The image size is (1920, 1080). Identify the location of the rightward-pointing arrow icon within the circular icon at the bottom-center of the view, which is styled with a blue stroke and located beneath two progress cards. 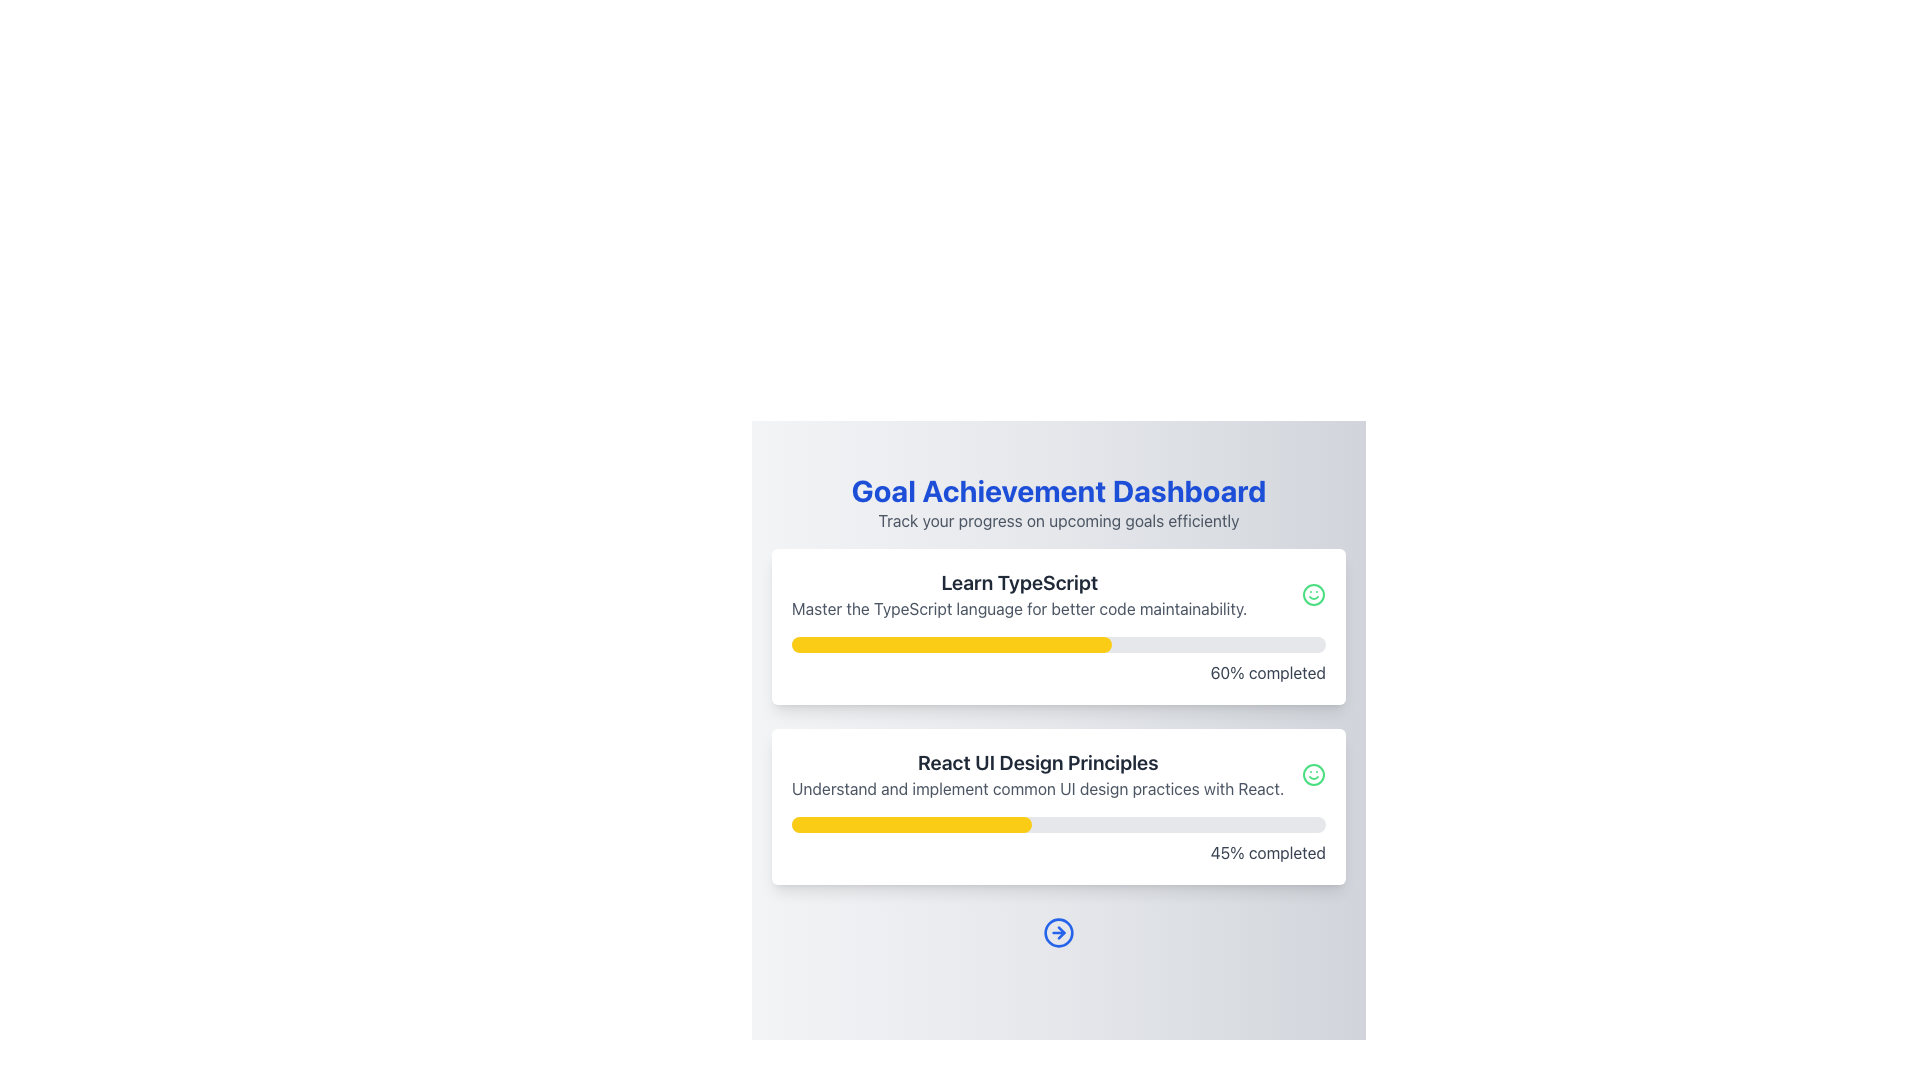
(1060, 933).